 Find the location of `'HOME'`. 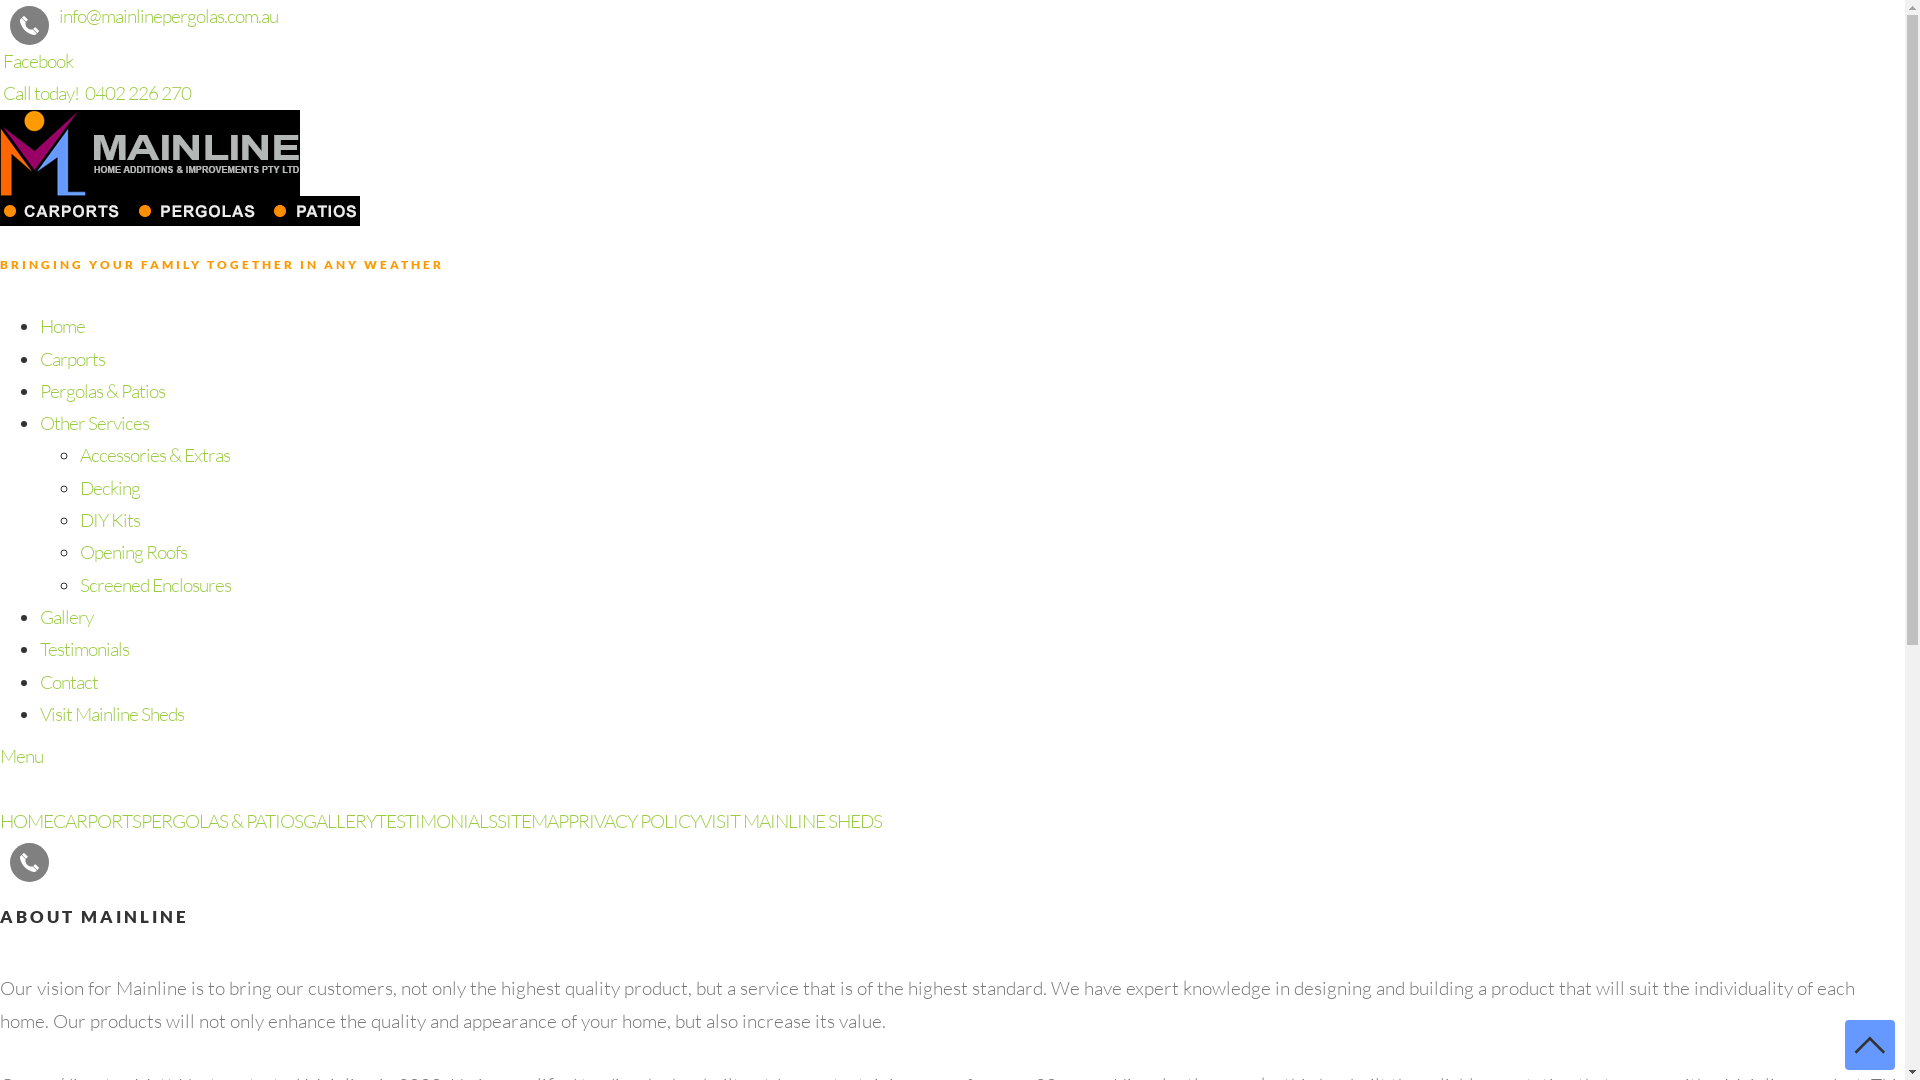

'HOME' is located at coordinates (26, 821).